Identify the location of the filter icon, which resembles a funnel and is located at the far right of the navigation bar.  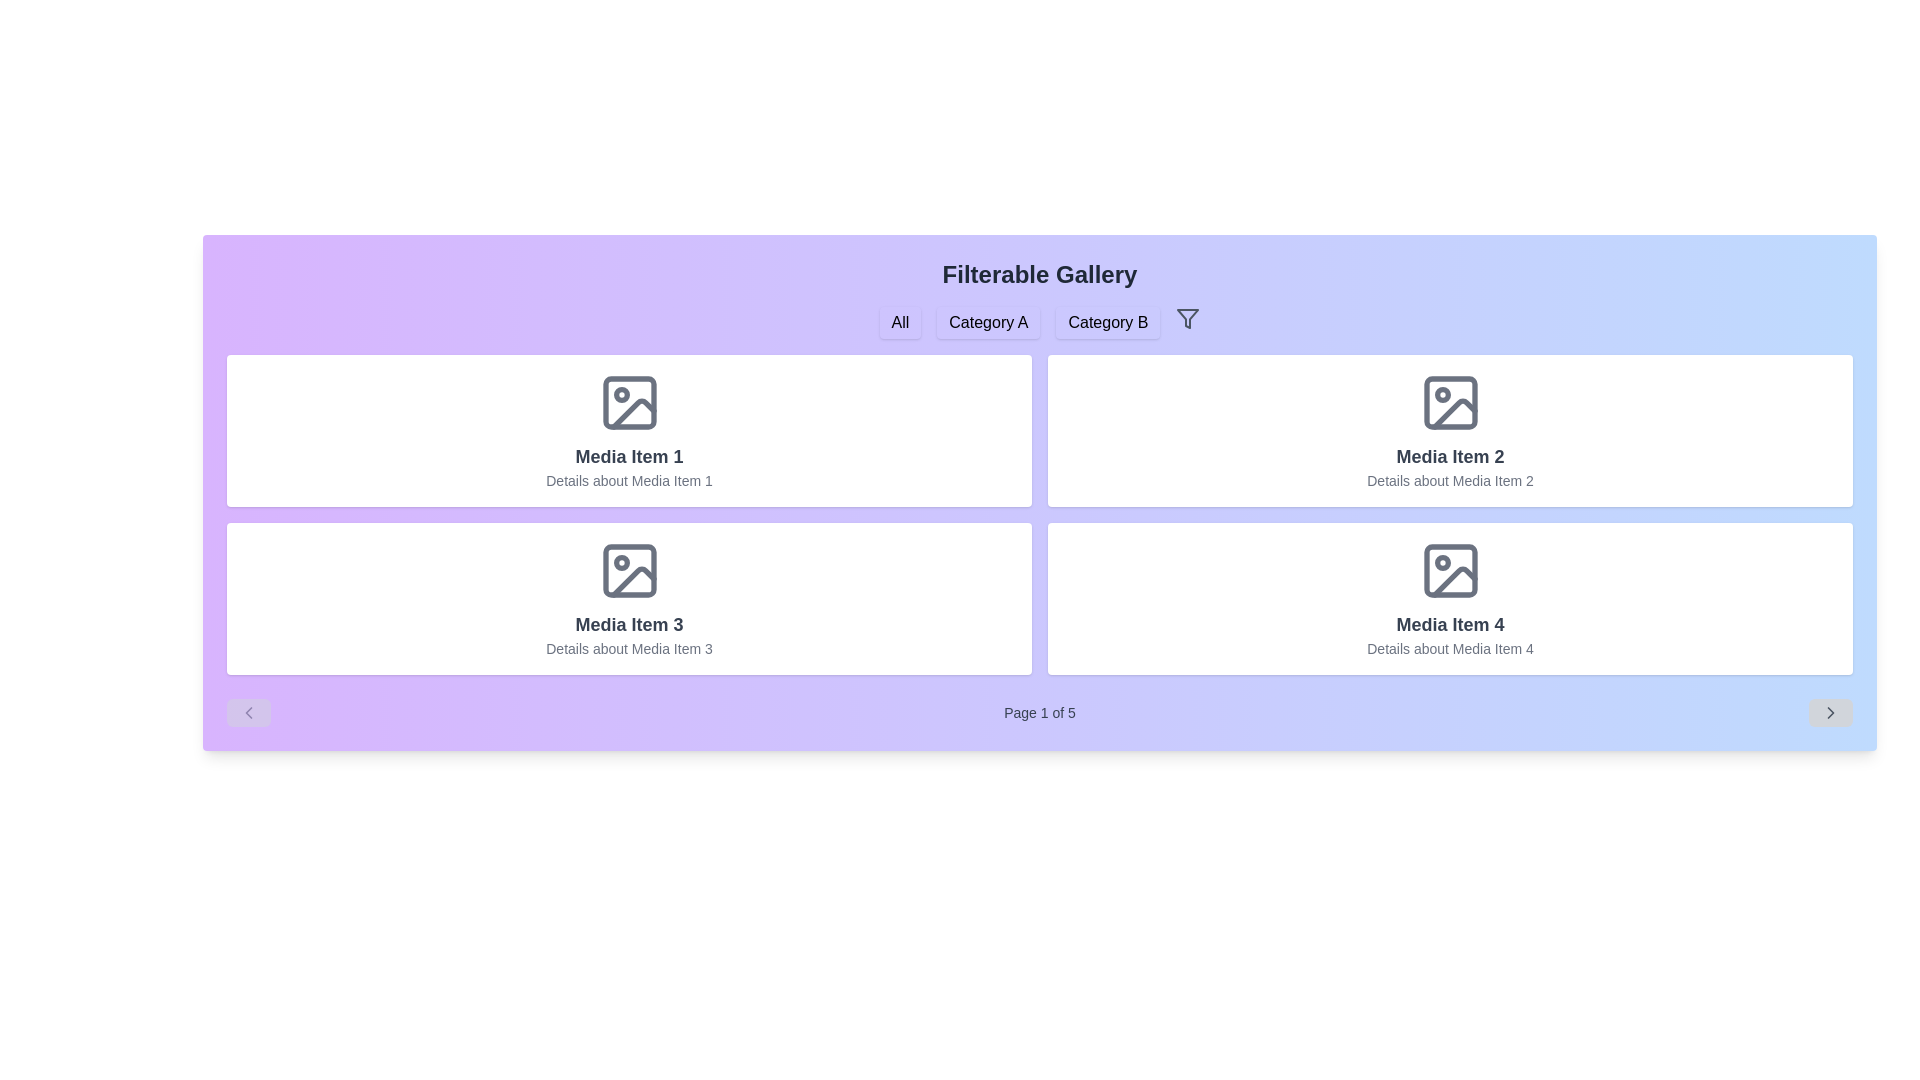
(1188, 318).